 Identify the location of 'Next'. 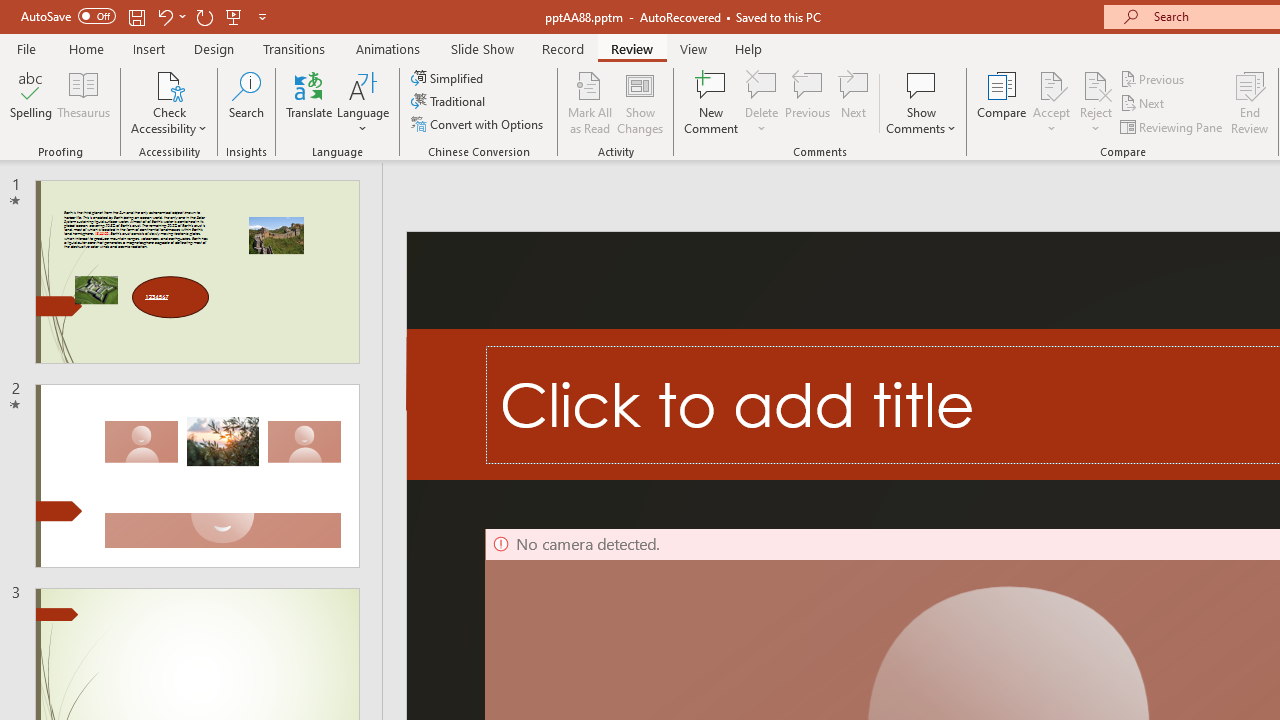
(1144, 103).